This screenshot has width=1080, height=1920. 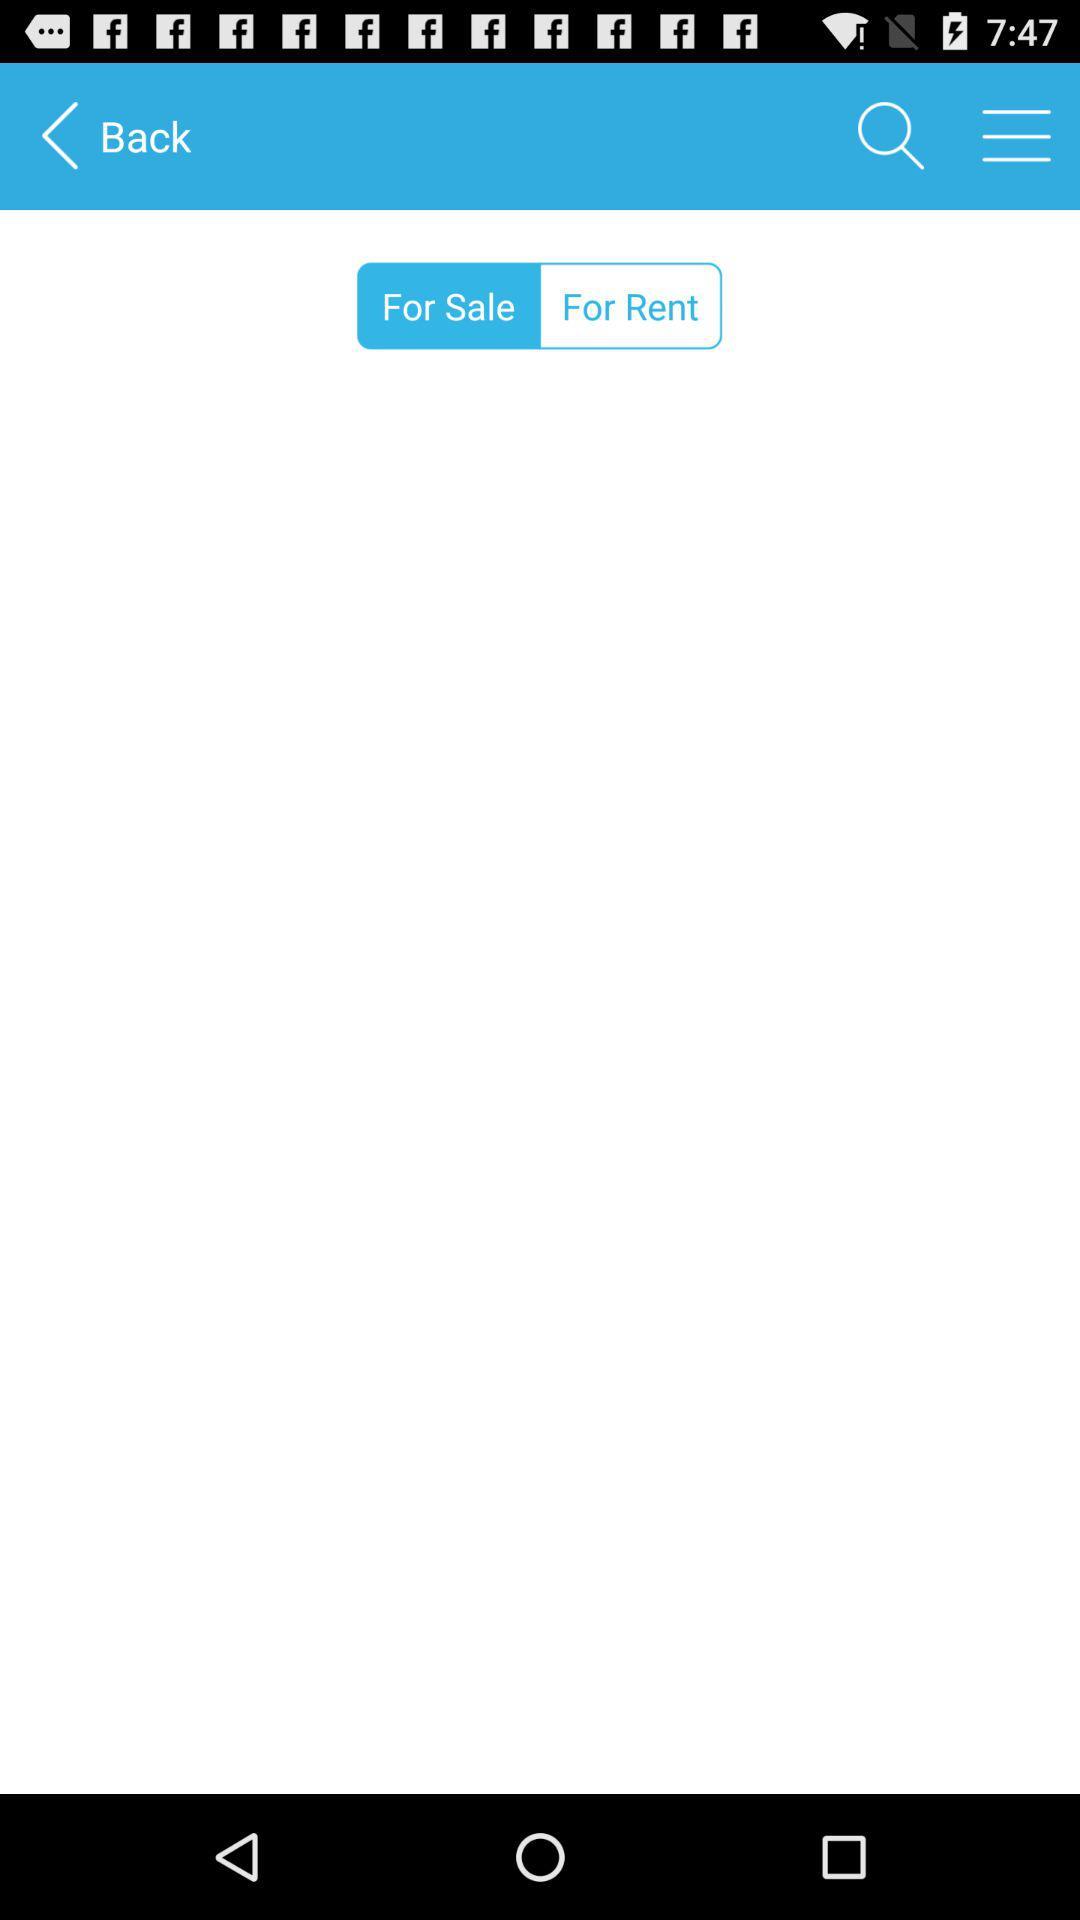 I want to click on the icon next to back item, so click(x=890, y=135).